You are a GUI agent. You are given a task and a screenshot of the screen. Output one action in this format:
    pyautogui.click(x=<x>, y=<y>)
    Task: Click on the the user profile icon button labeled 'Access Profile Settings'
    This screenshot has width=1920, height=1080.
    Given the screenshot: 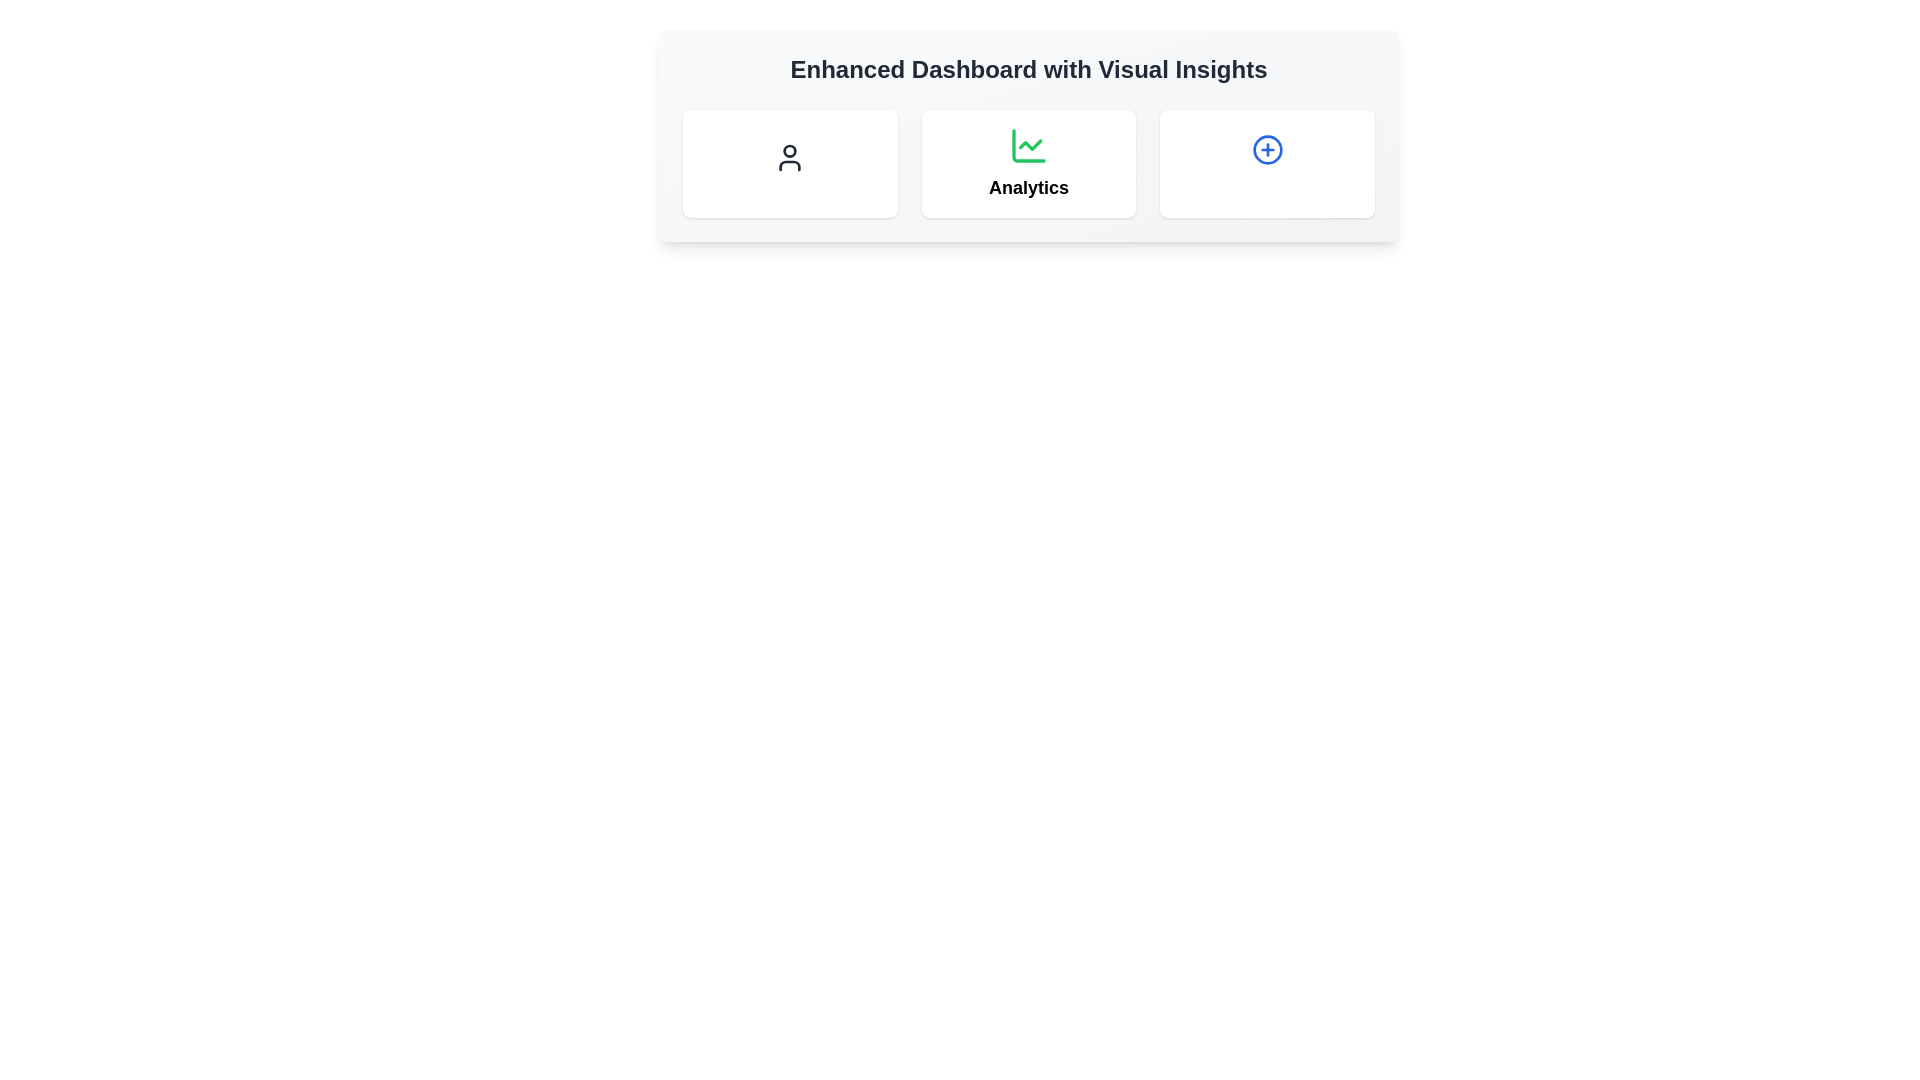 What is the action you would take?
    pyautogui.click(x=789, y=157)
    